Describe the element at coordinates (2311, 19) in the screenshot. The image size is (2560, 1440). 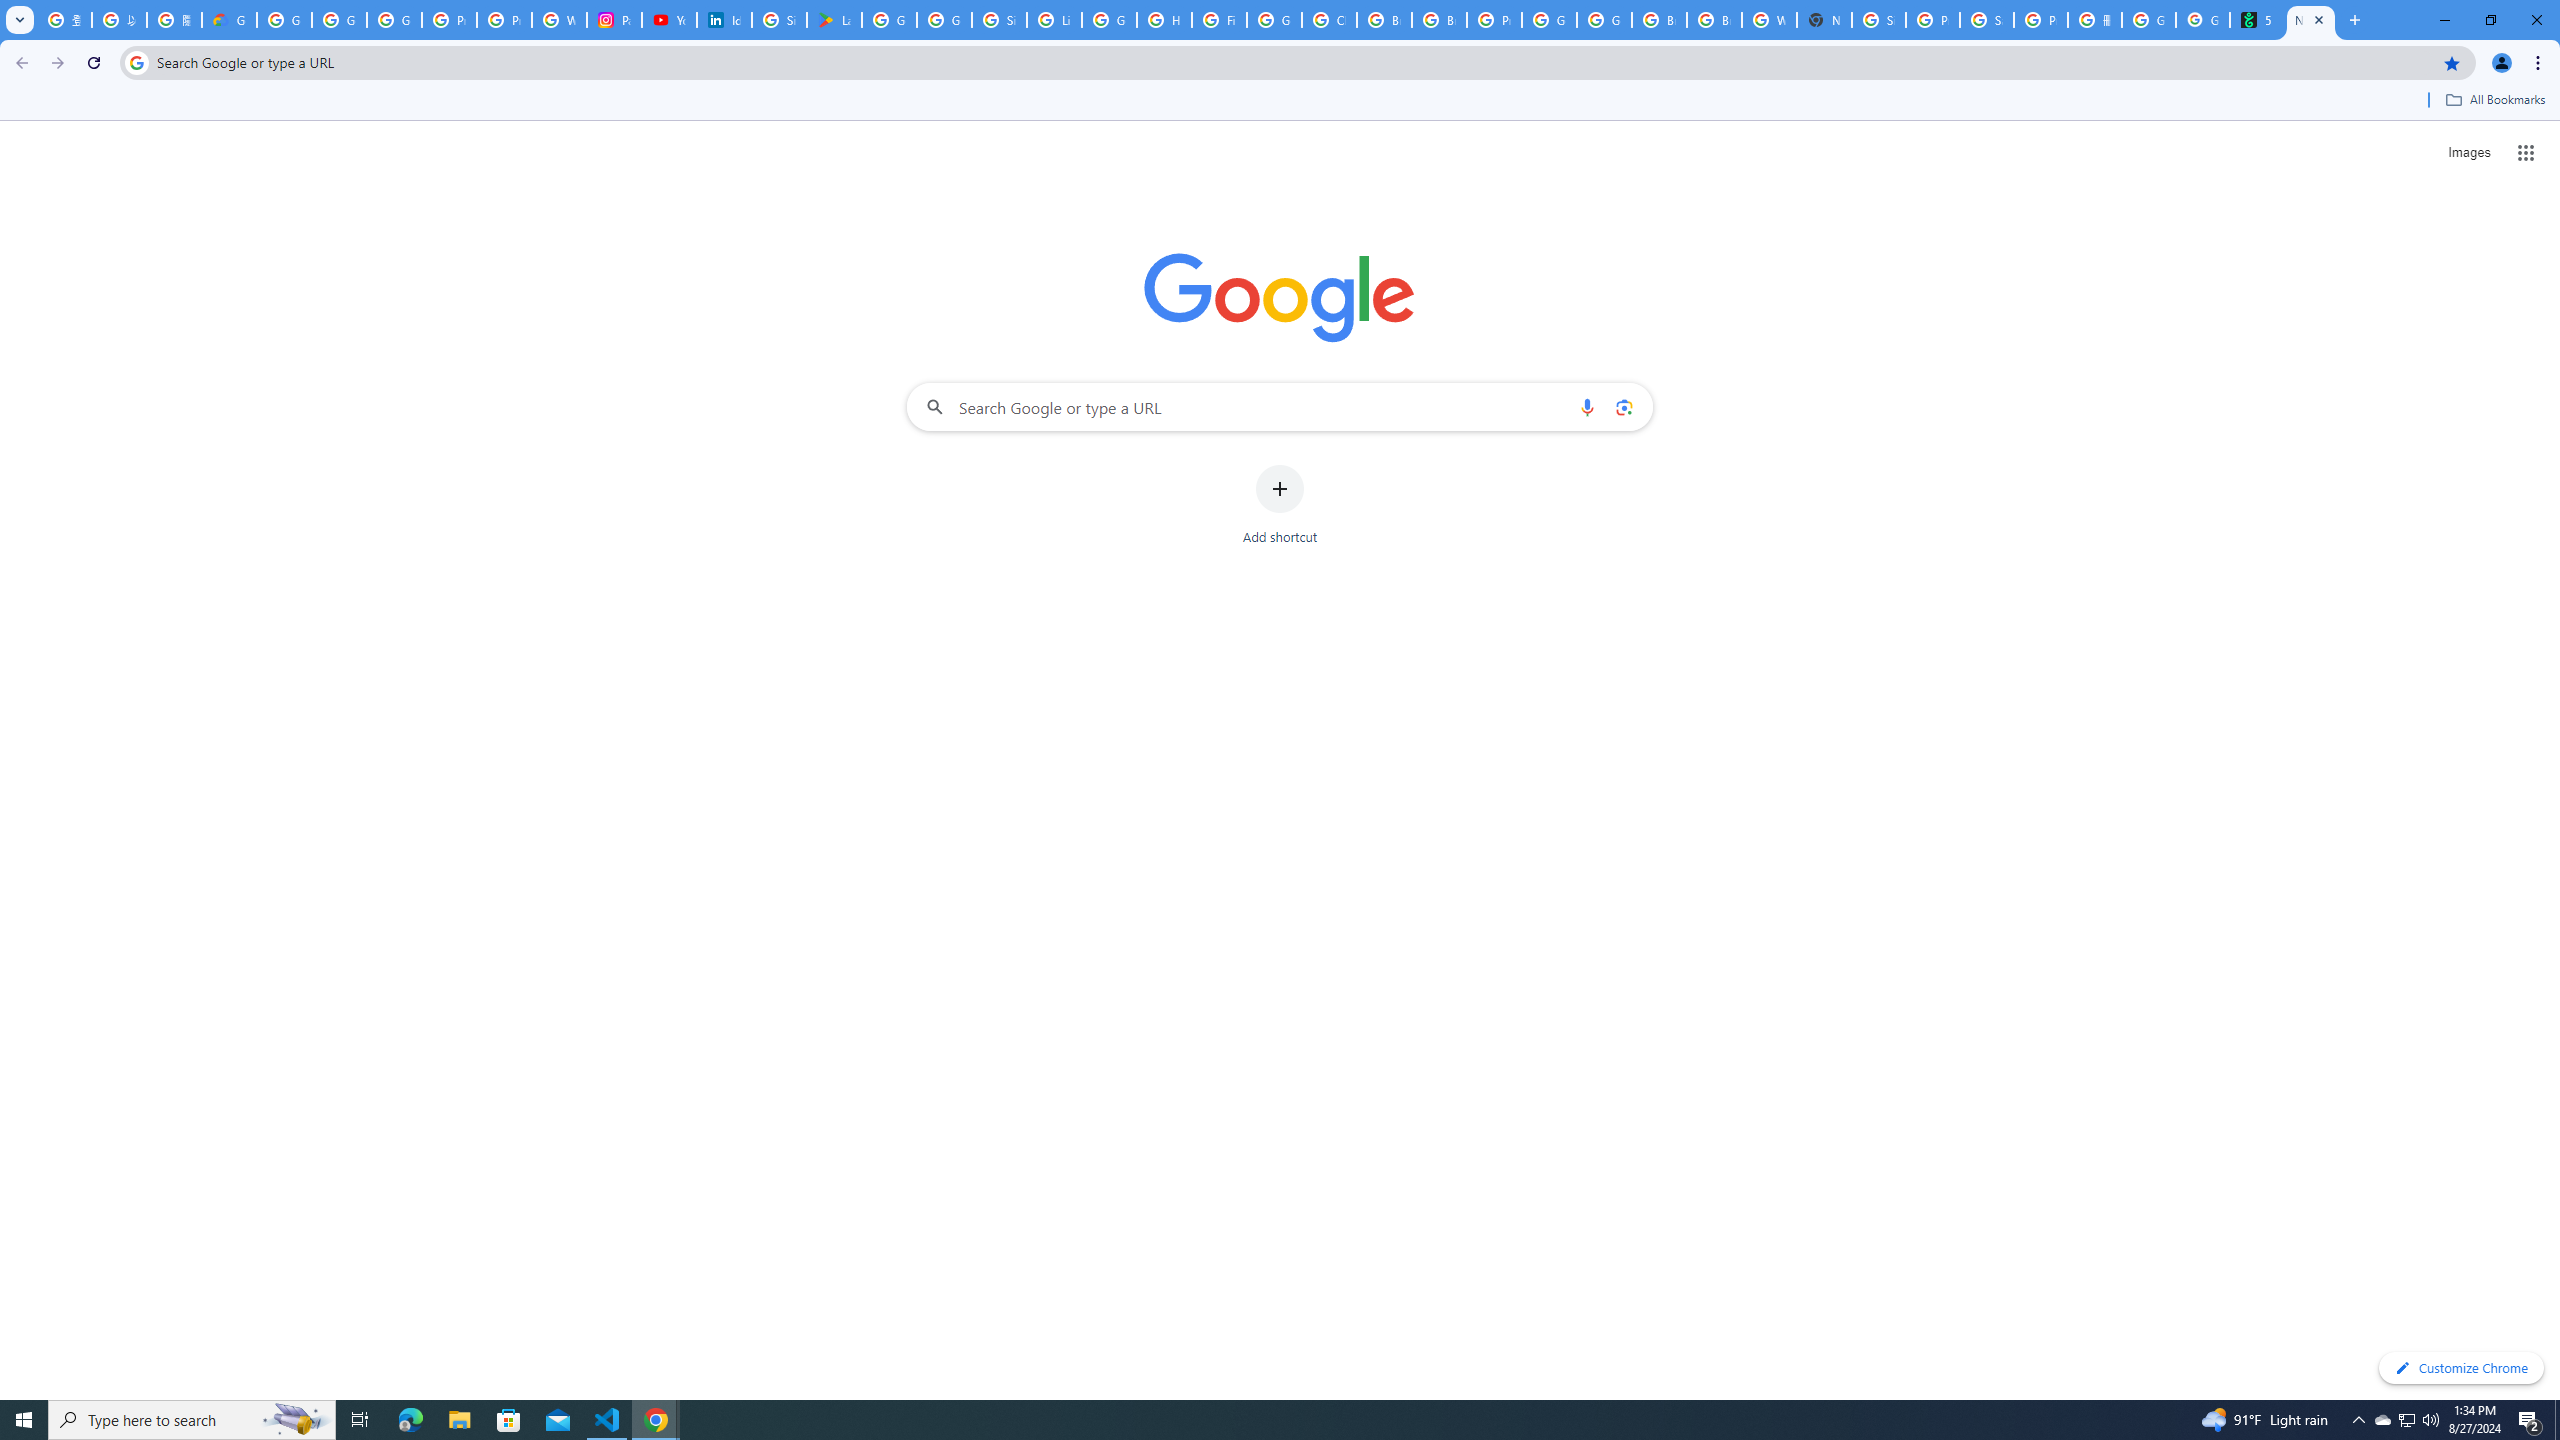
I see `'New Tab'` at that location.